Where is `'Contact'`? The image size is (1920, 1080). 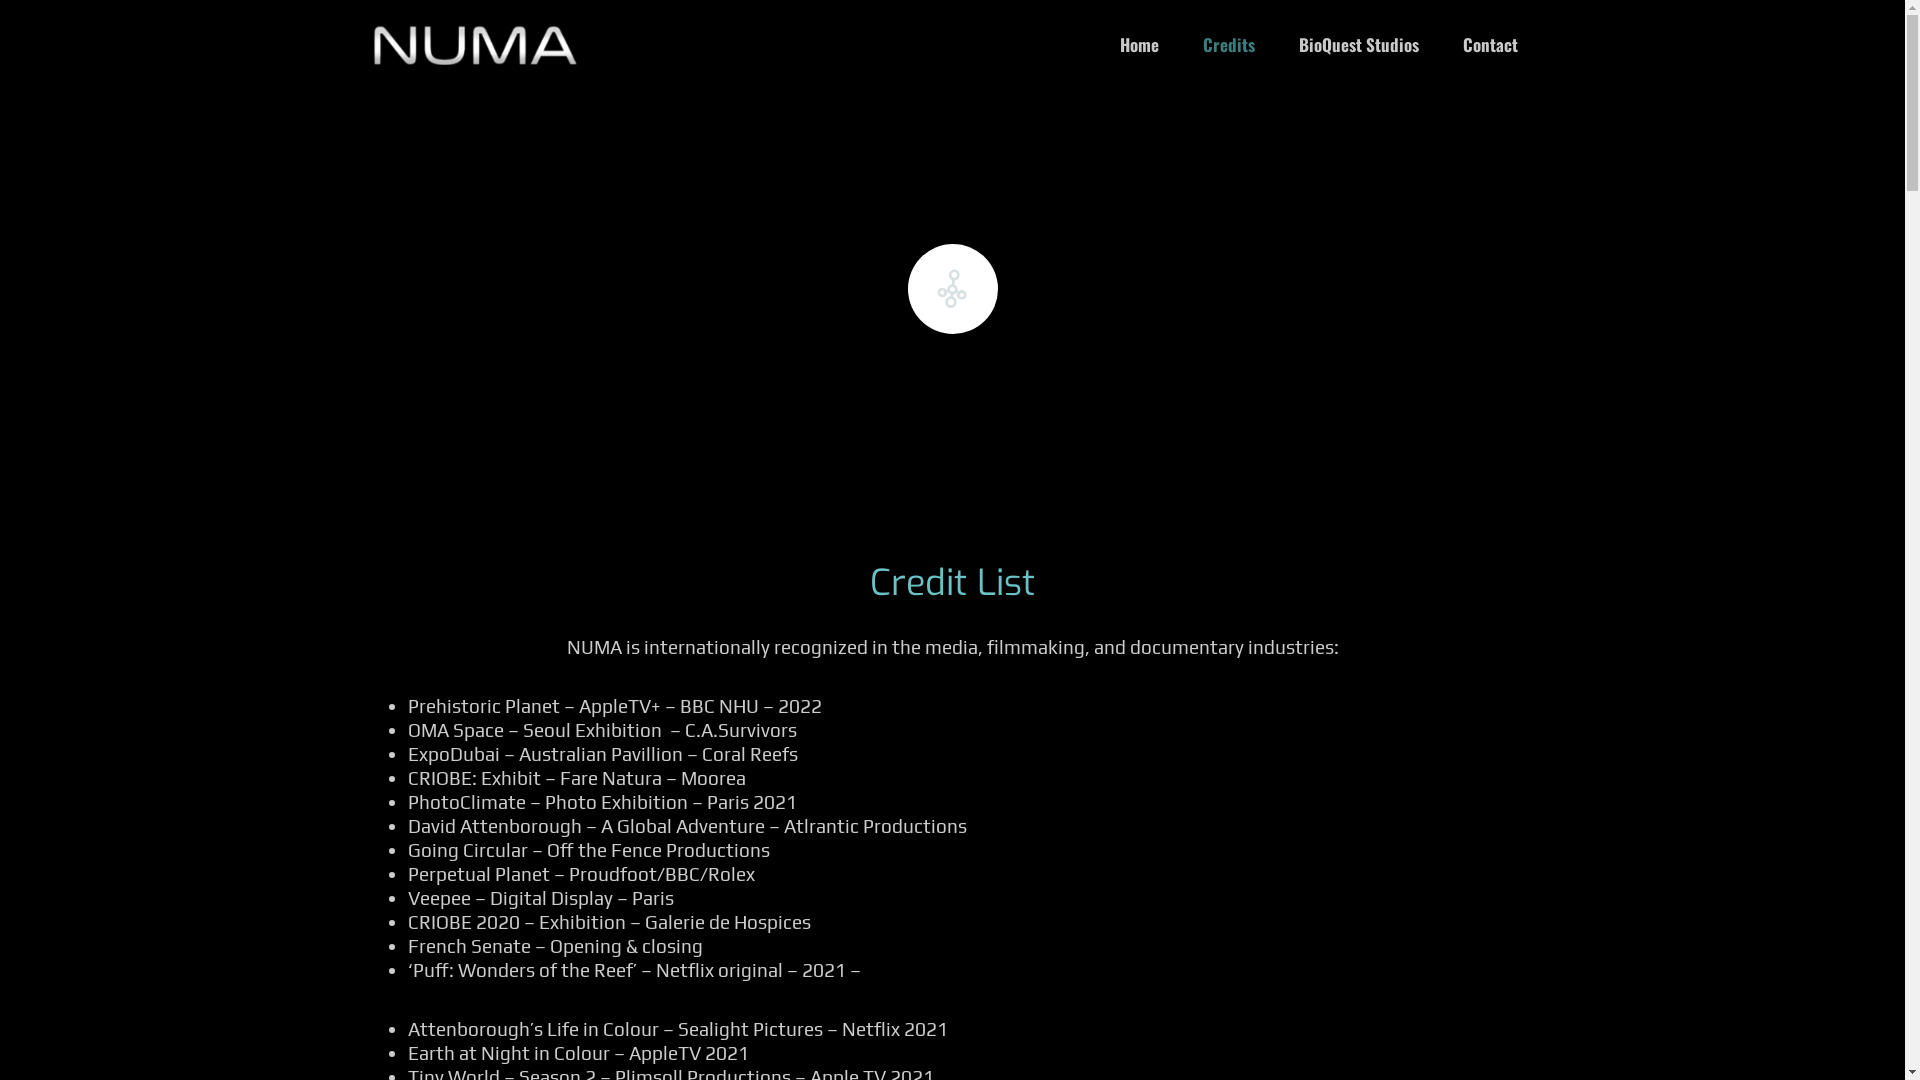 'Contact' is located at coordinates (1489, 44).